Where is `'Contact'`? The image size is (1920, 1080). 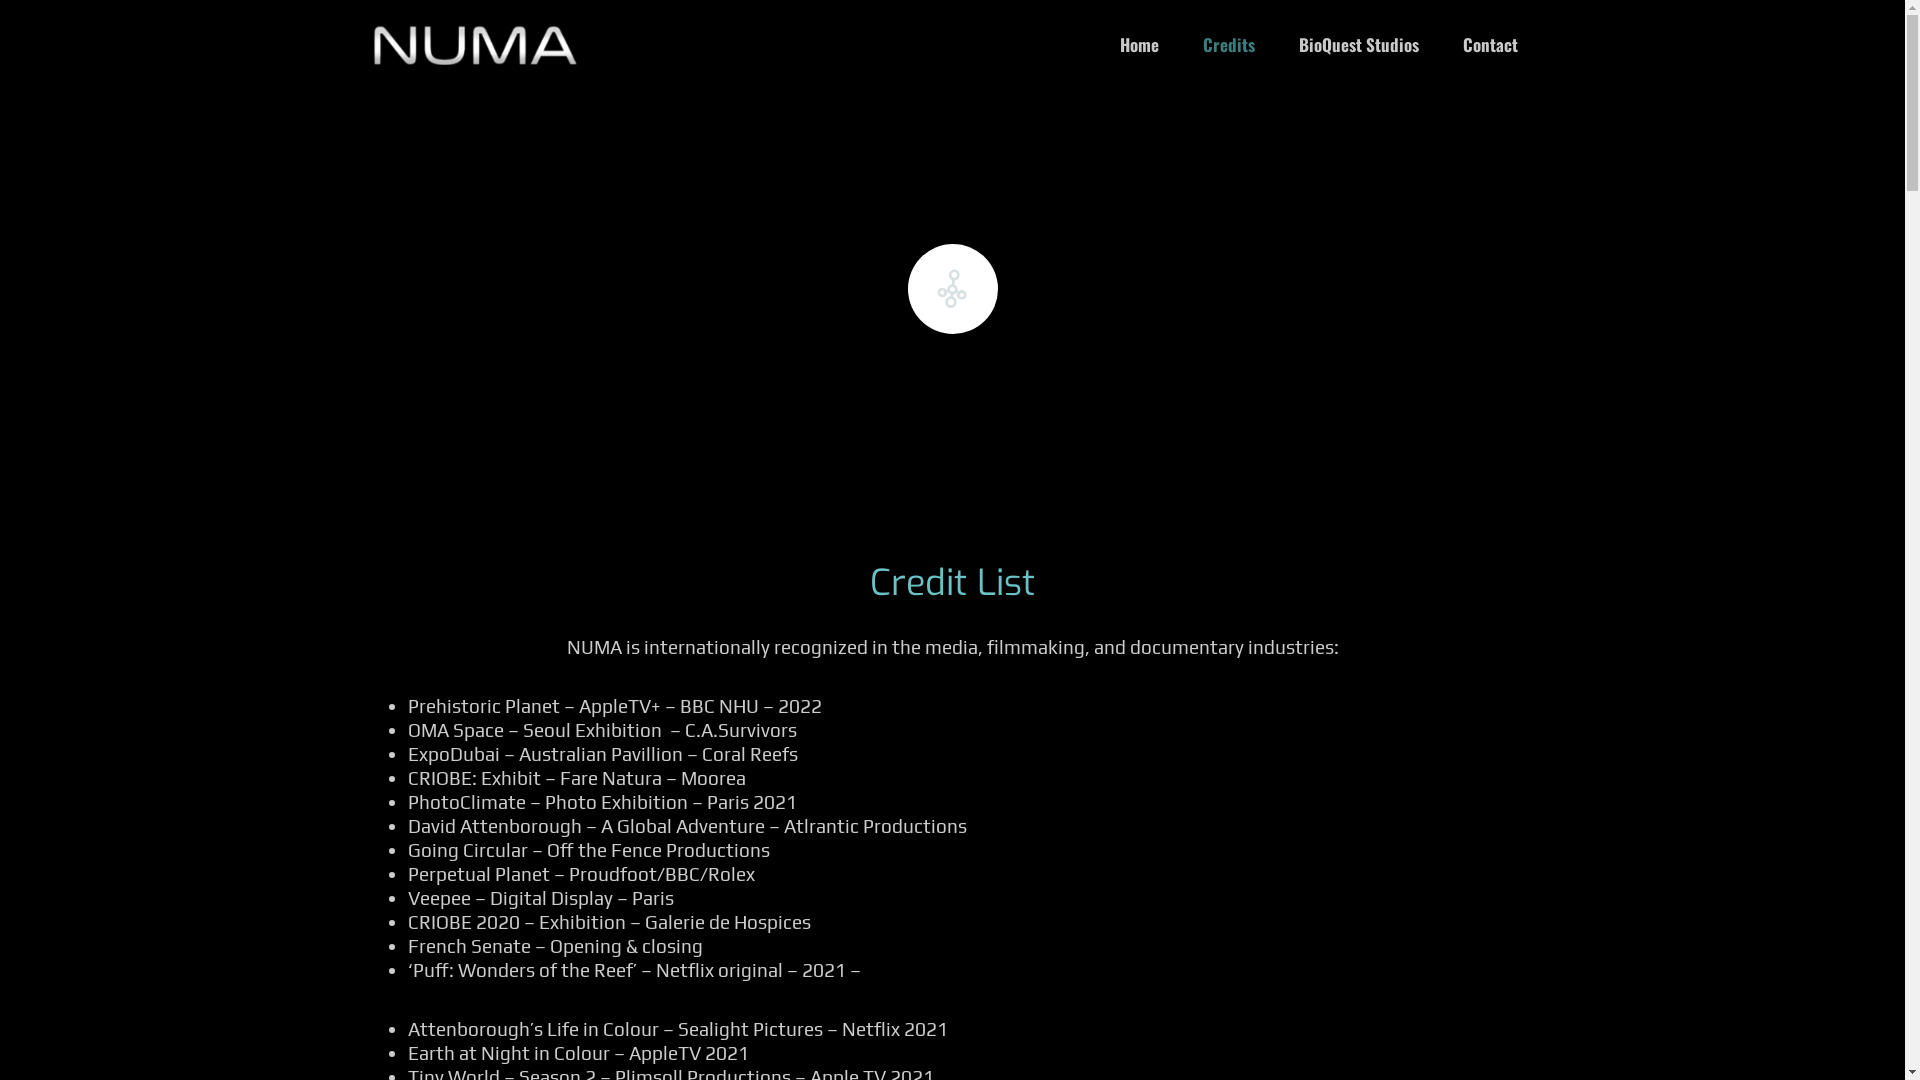 'Contact' is located at coordinates (1489, 44).